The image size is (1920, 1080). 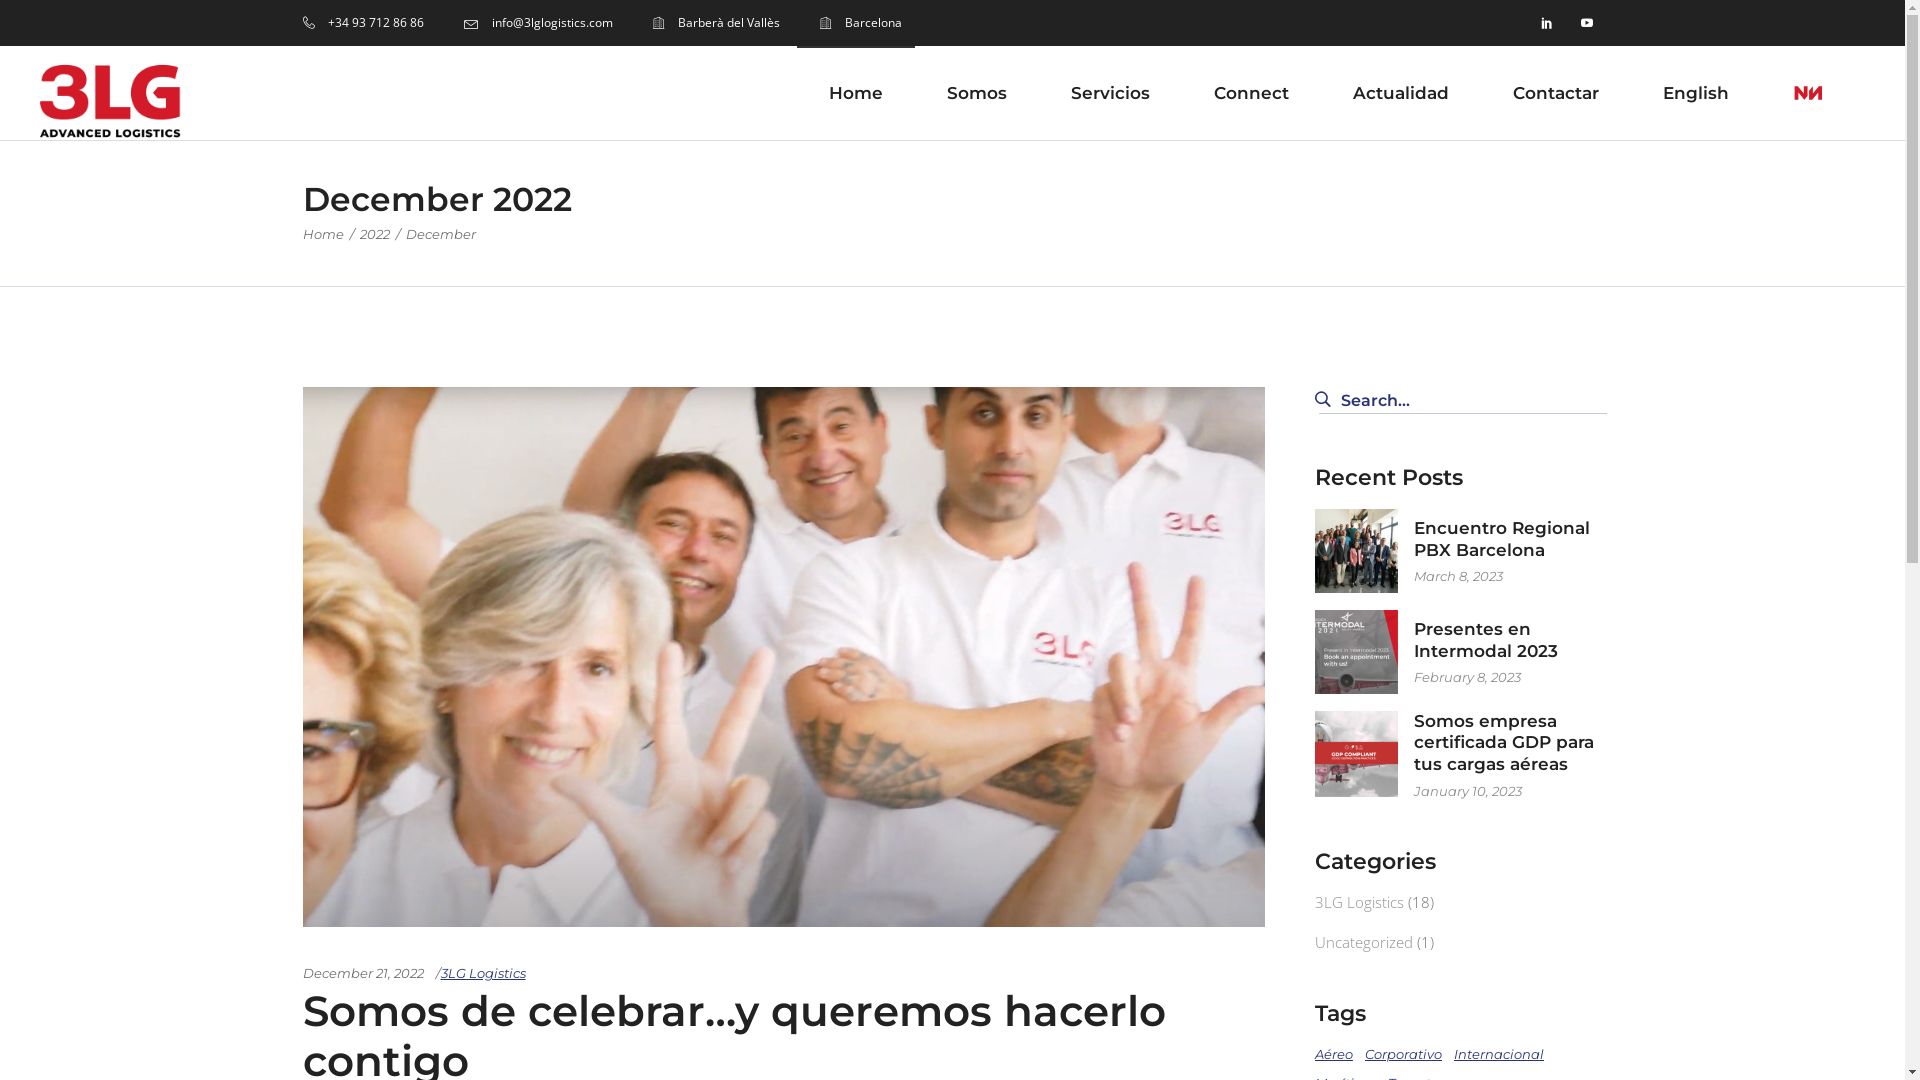 I want to click on 'English', so click(x=1631, y=93).